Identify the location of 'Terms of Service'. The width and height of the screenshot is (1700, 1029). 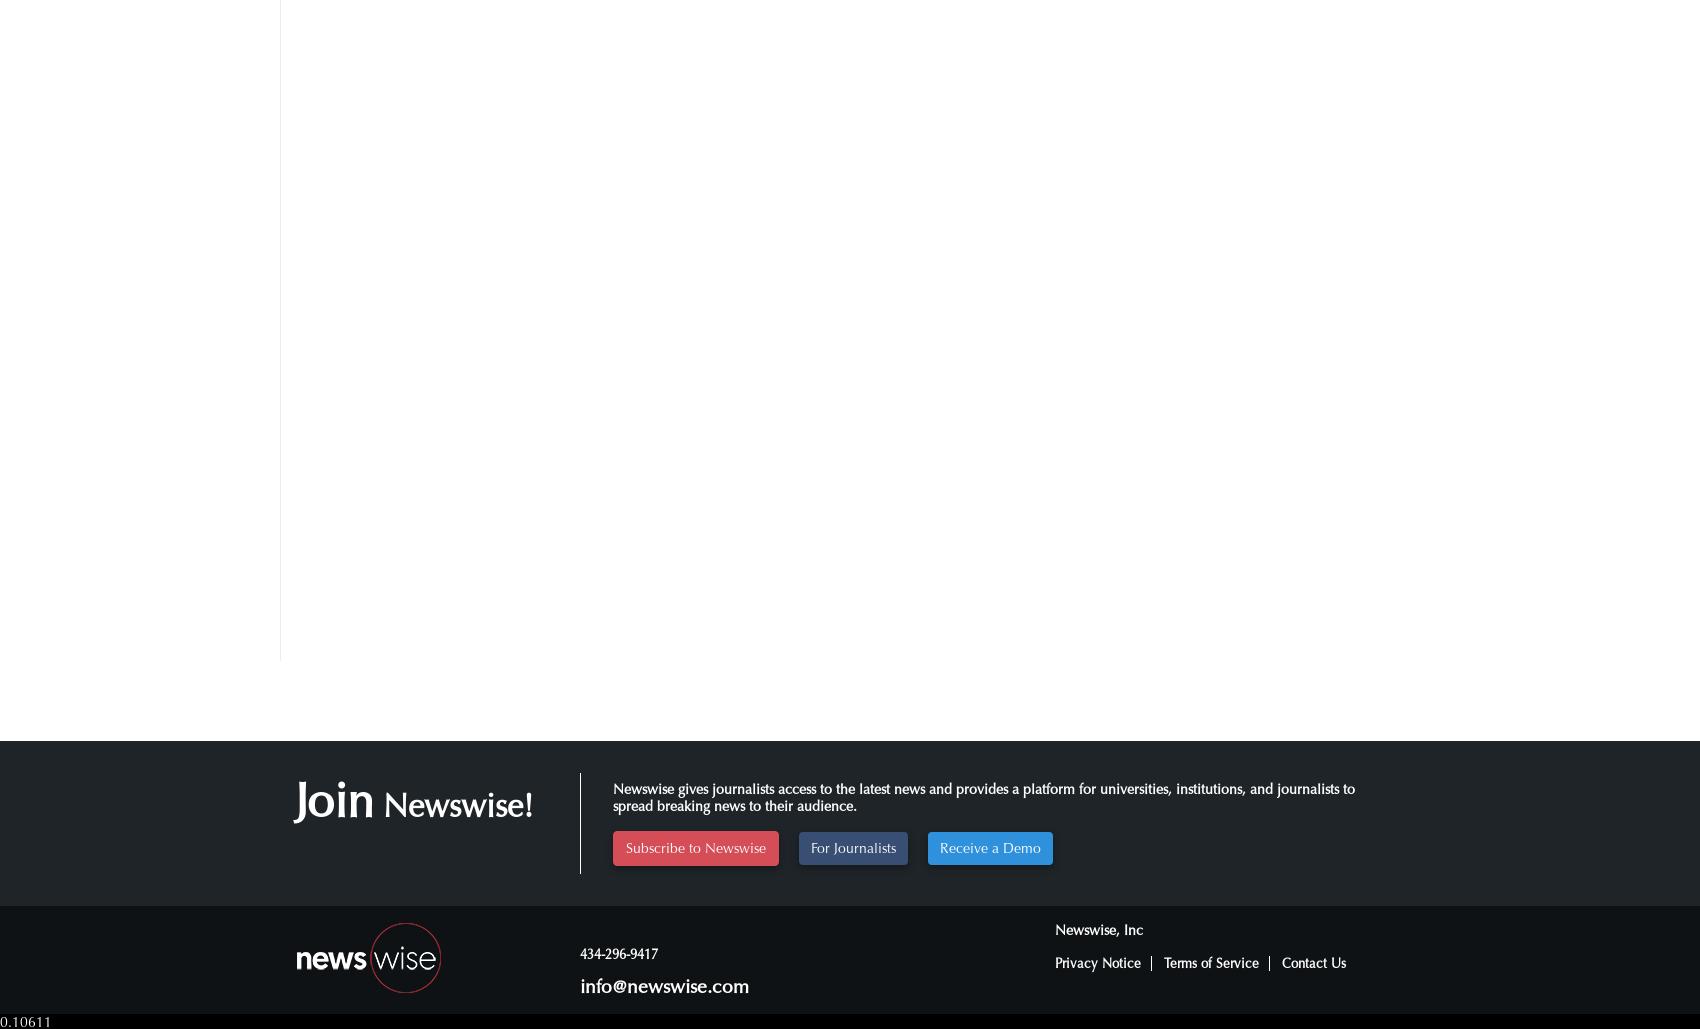
(1210, 961).